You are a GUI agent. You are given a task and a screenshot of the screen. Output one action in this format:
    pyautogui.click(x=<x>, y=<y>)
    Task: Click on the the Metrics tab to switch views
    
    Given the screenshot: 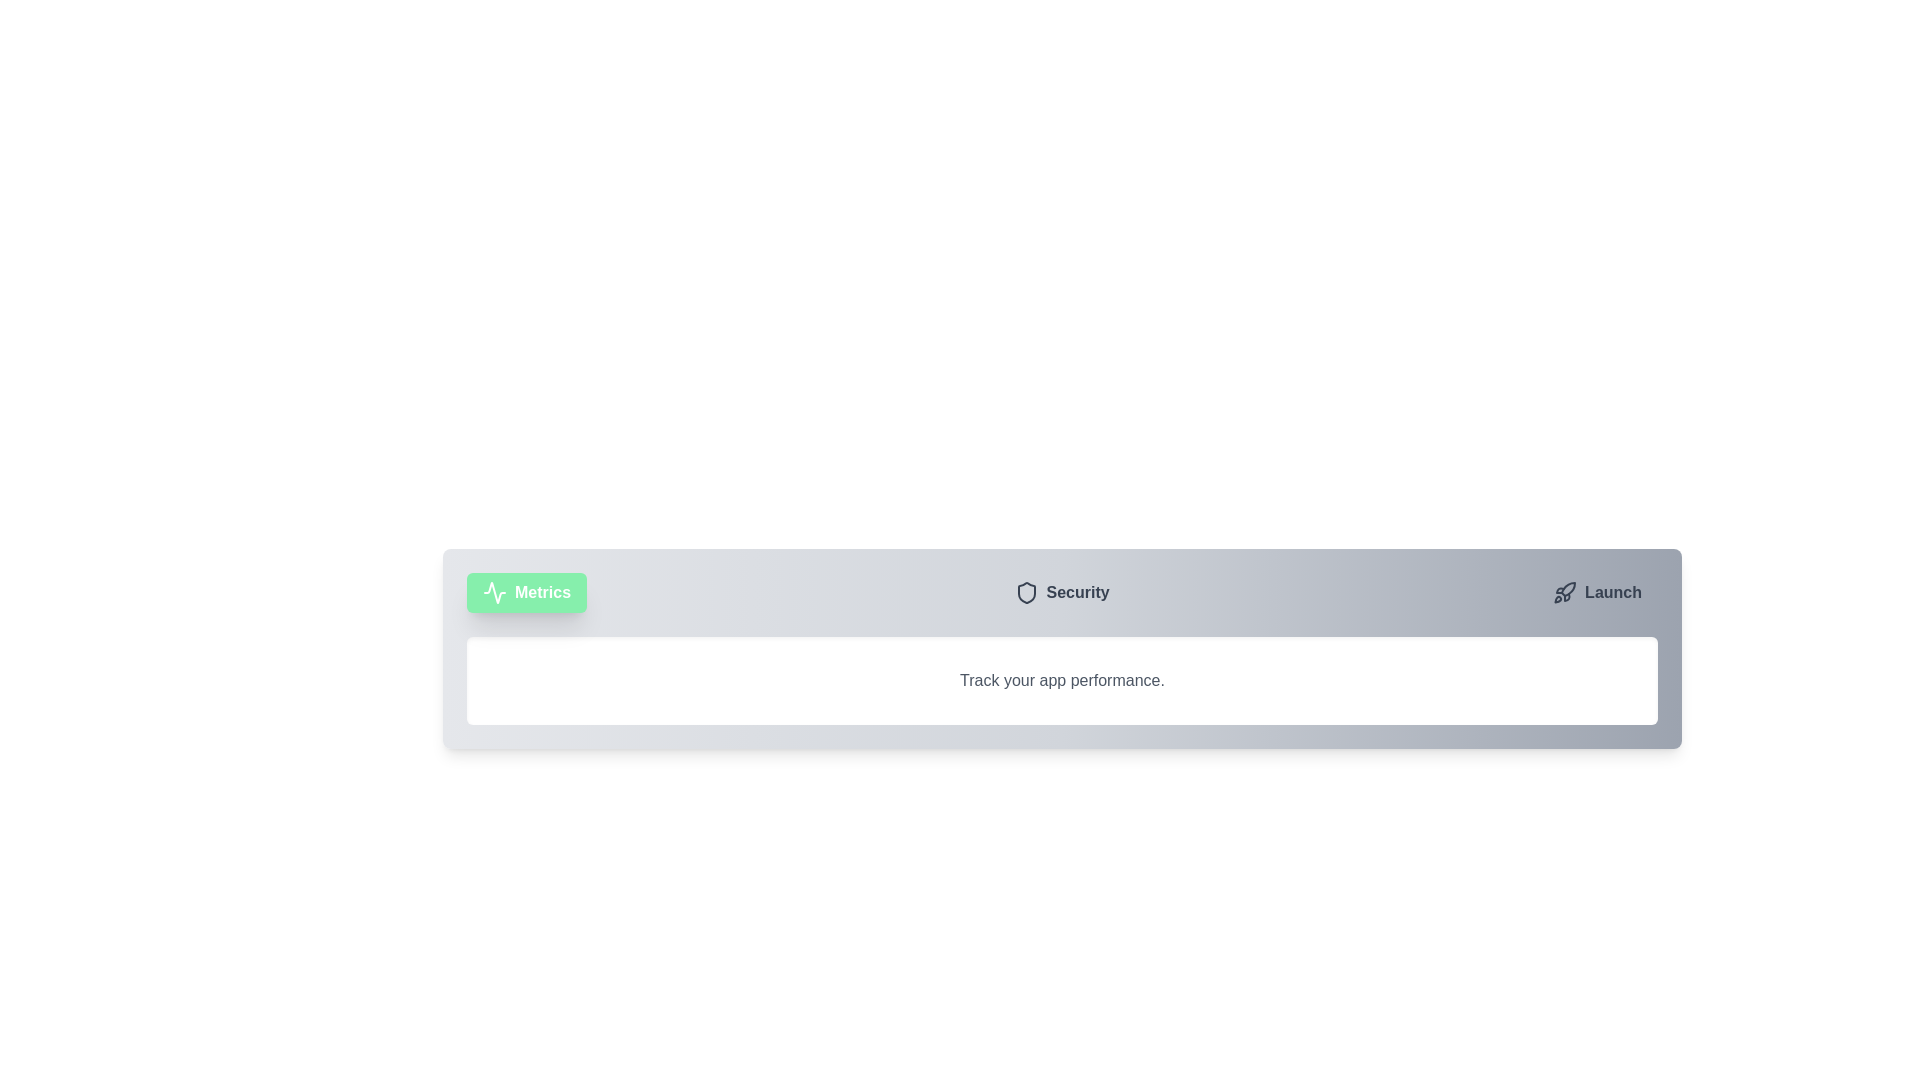 What is the action you would take?
    pyautogui.click(x=527, y=592)
    